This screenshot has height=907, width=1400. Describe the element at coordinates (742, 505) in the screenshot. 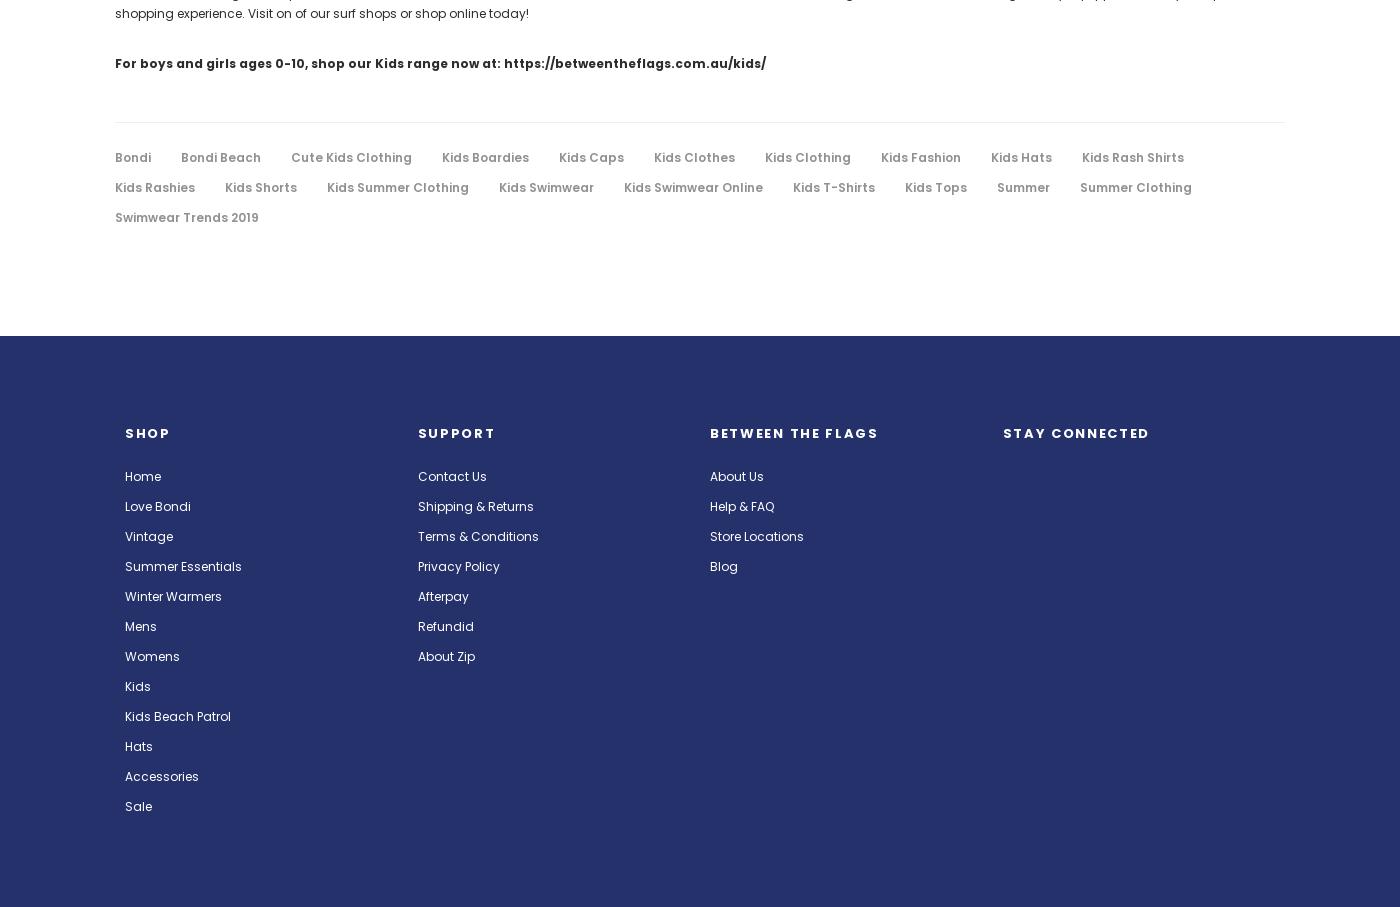

I see `'Help & FAQ'` at that location.